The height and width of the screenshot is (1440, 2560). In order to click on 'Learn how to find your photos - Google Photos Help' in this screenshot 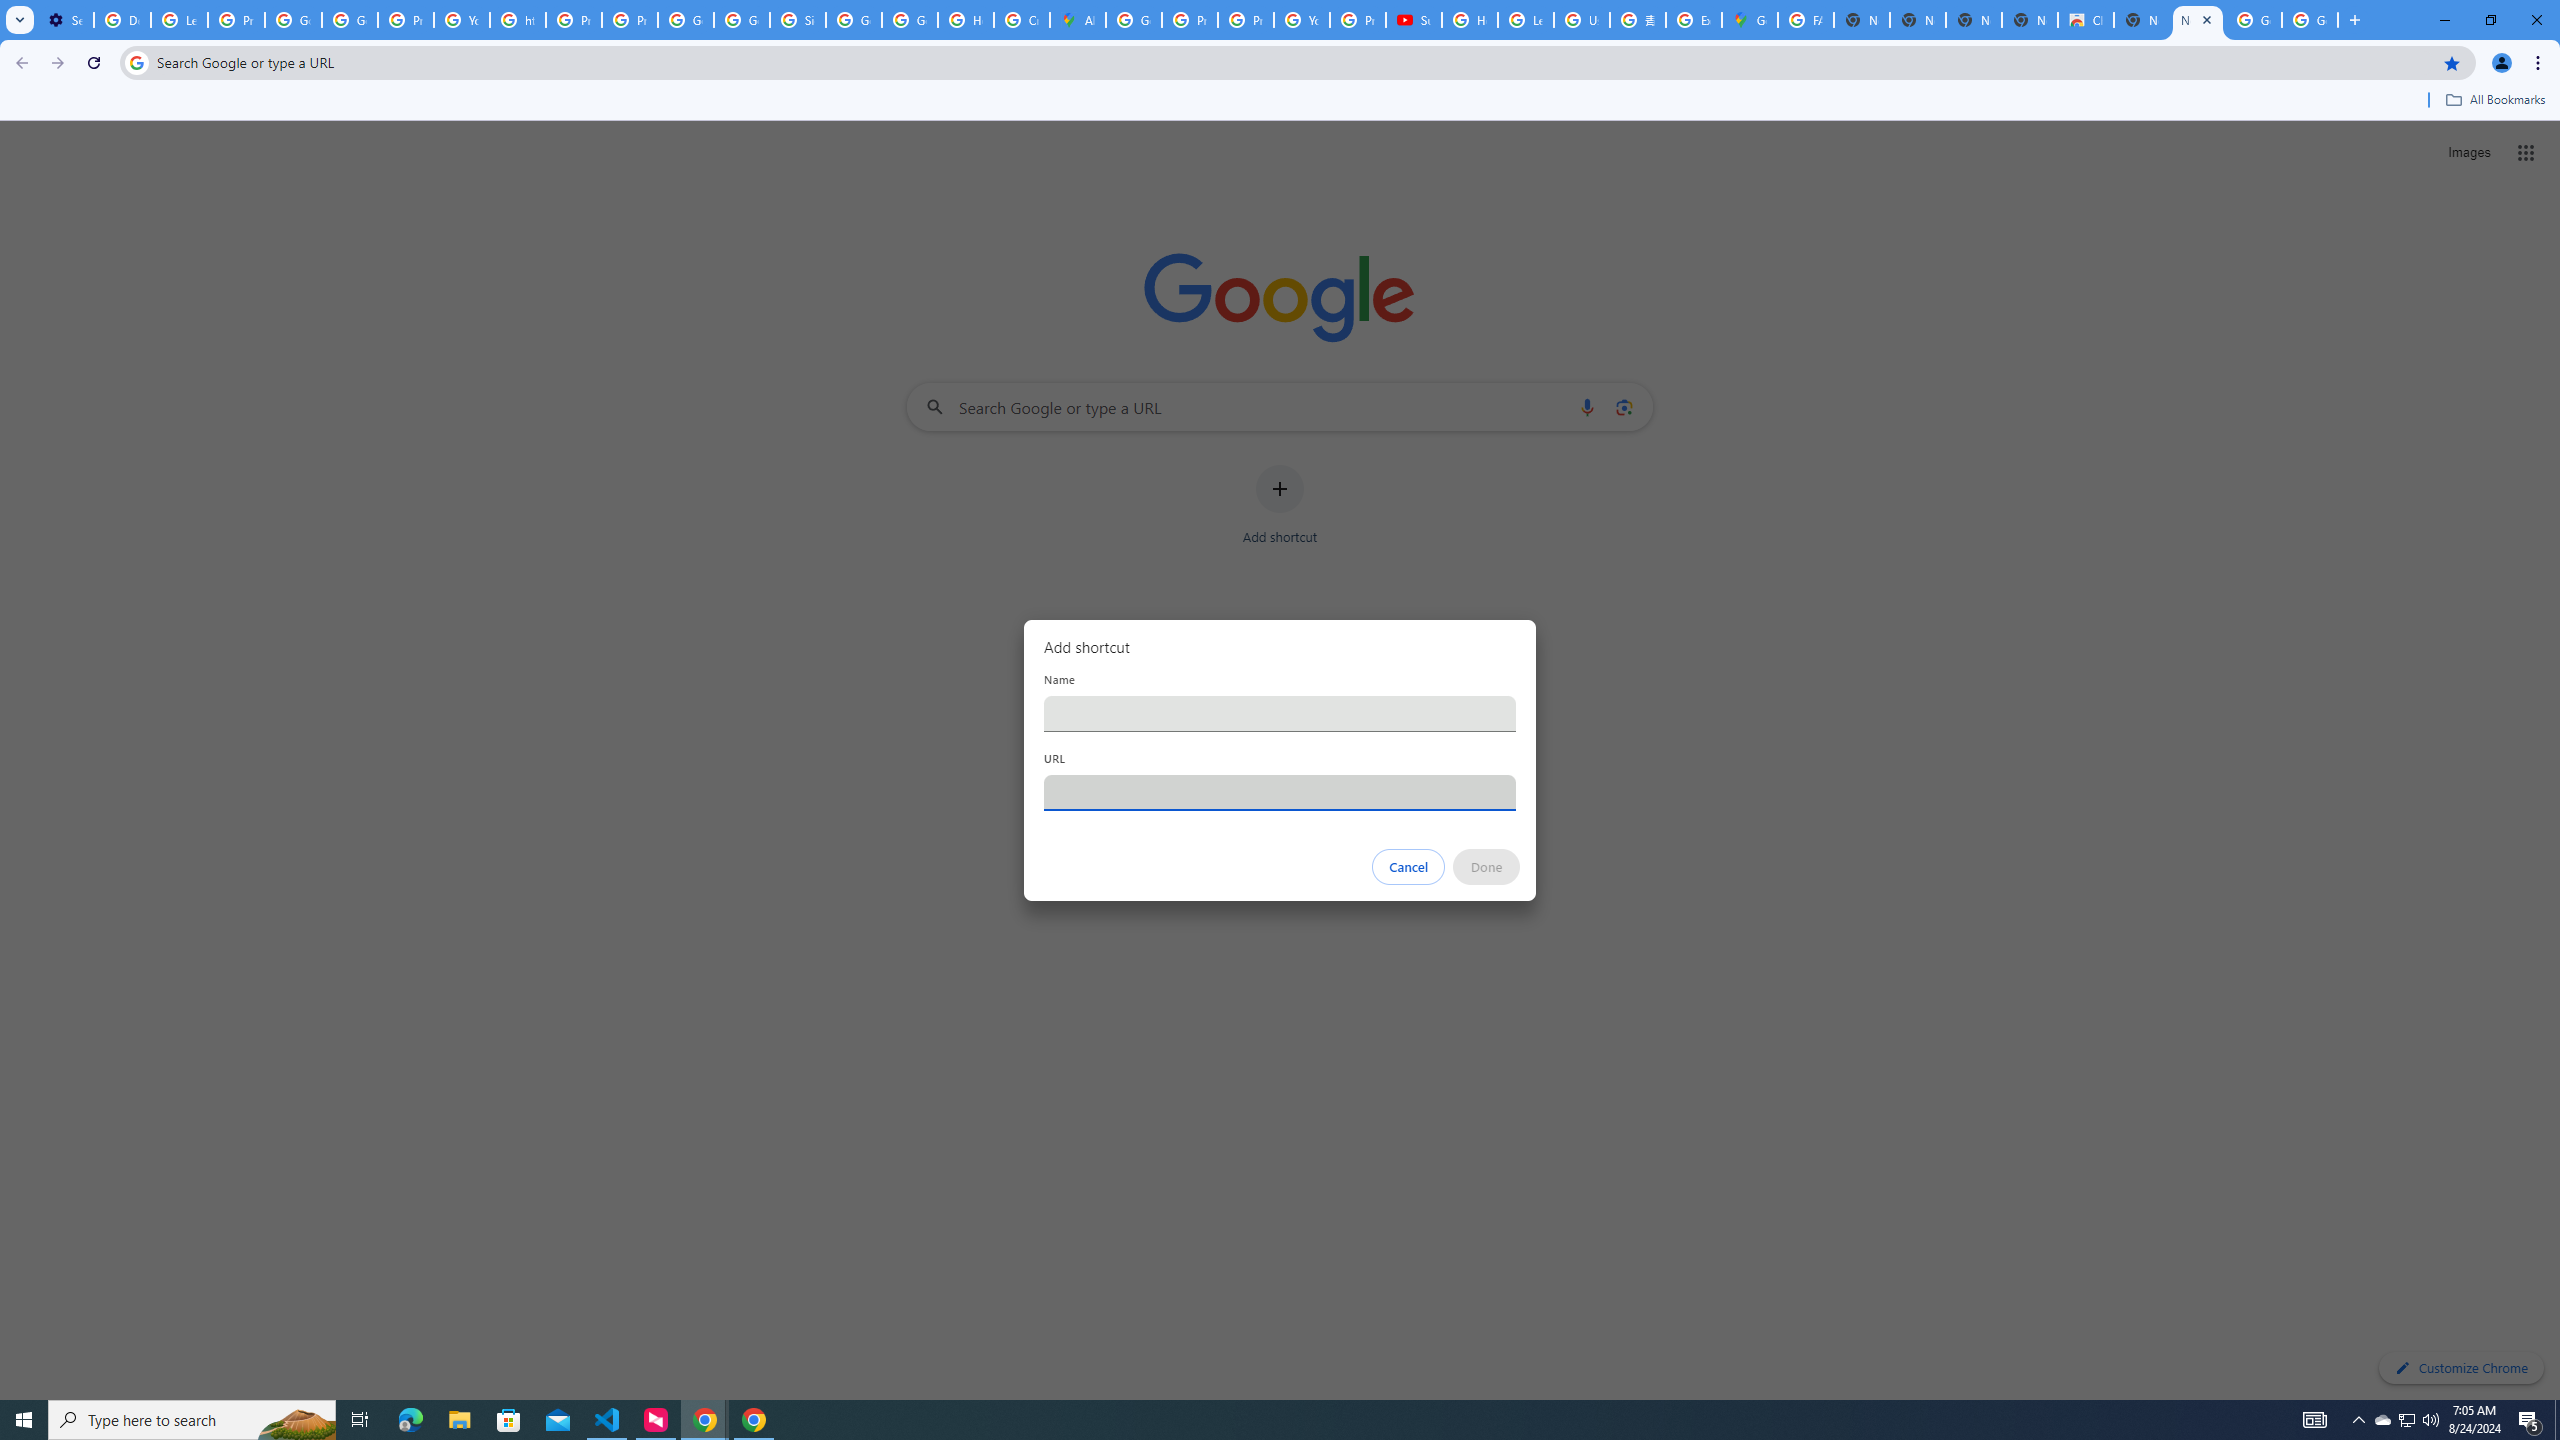, I will do `click(179, 19)`.